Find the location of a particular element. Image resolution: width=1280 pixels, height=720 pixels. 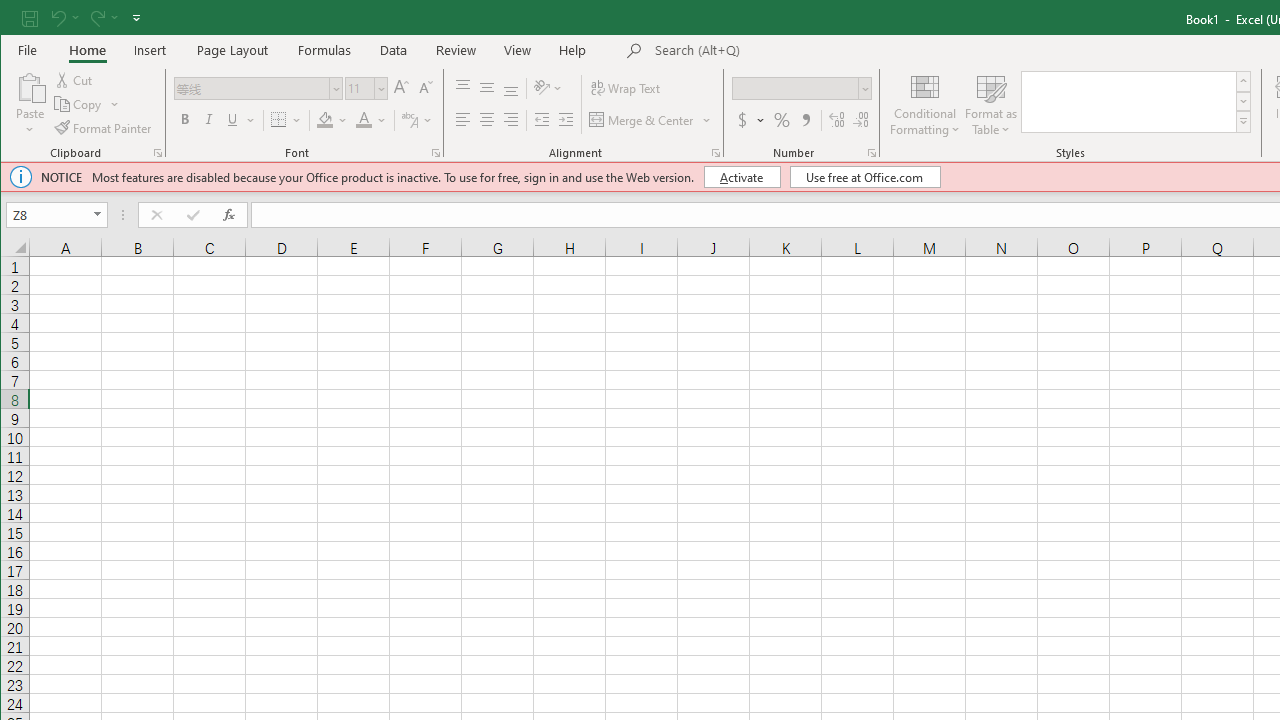

'Format Cell Alignment' is located at coordinates (716, 152).